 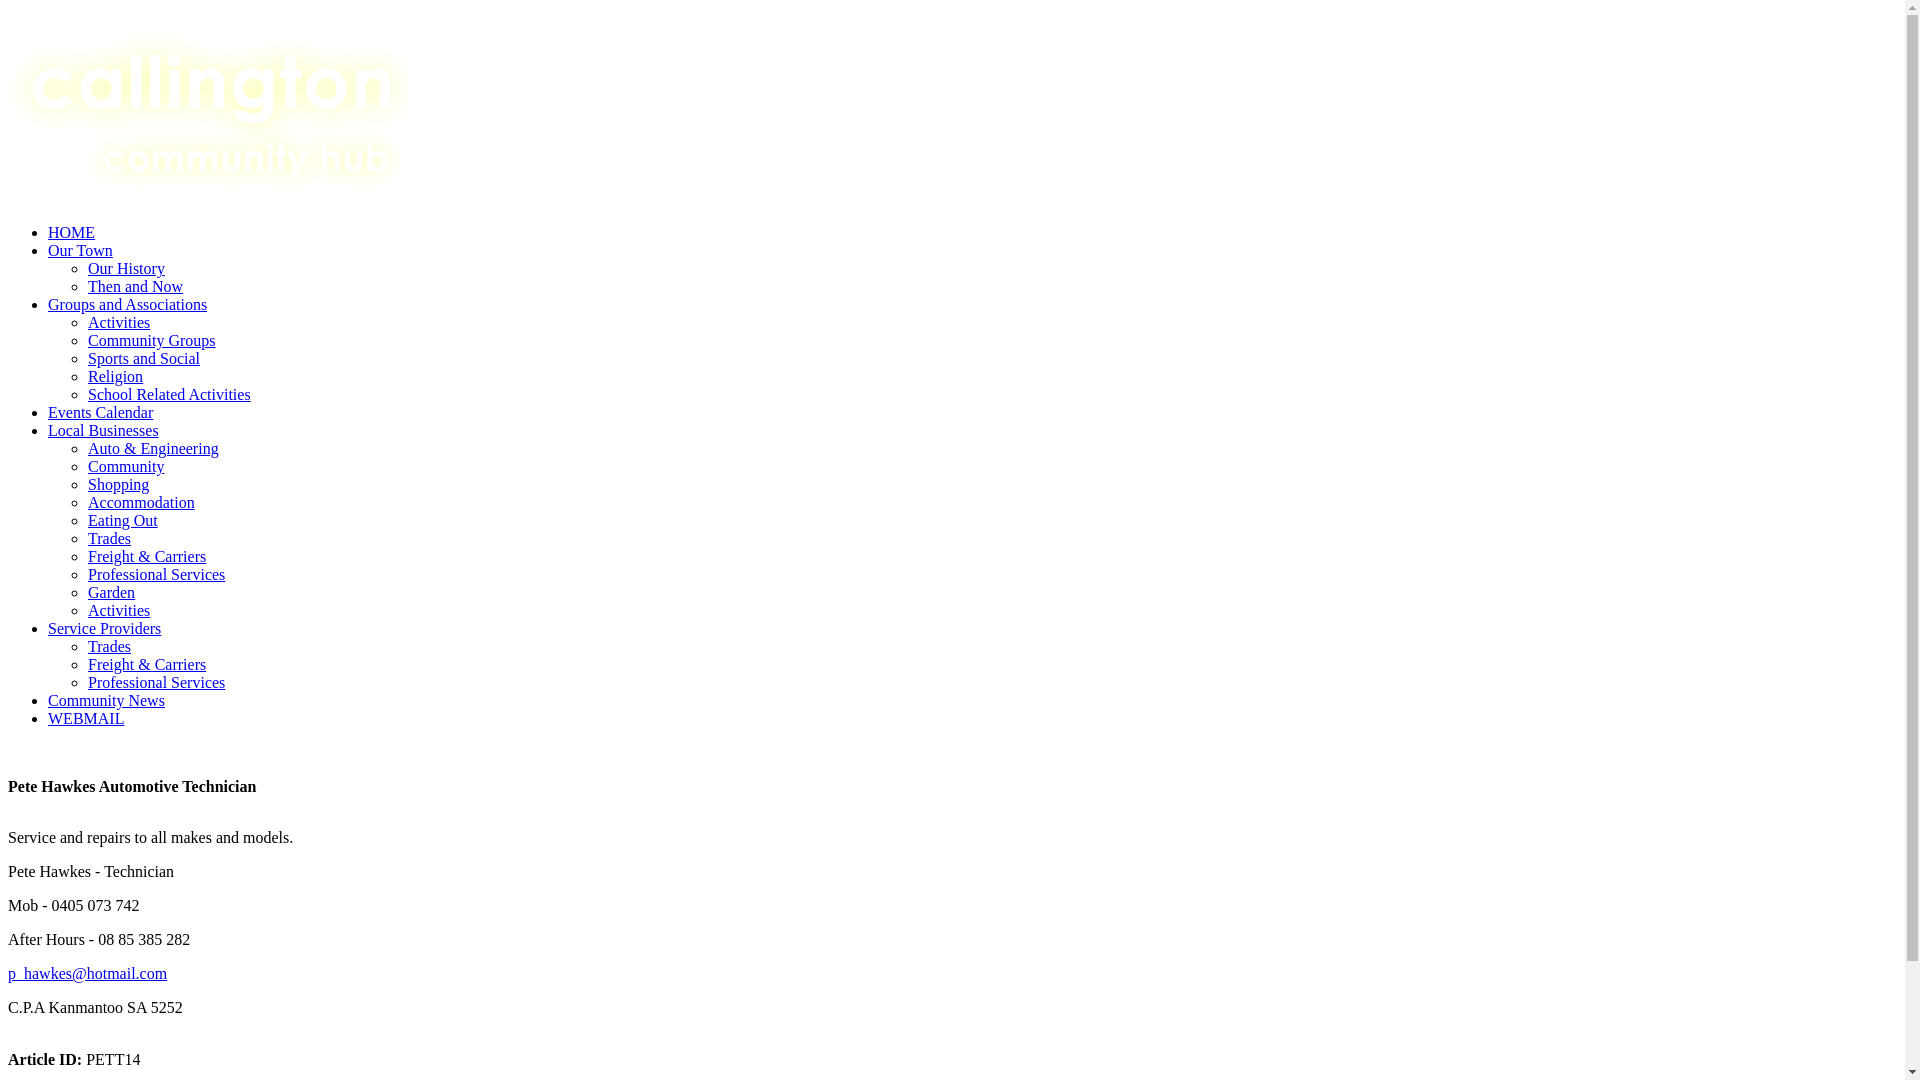 I want to click on 'Our History', so click(x=125, y=267).